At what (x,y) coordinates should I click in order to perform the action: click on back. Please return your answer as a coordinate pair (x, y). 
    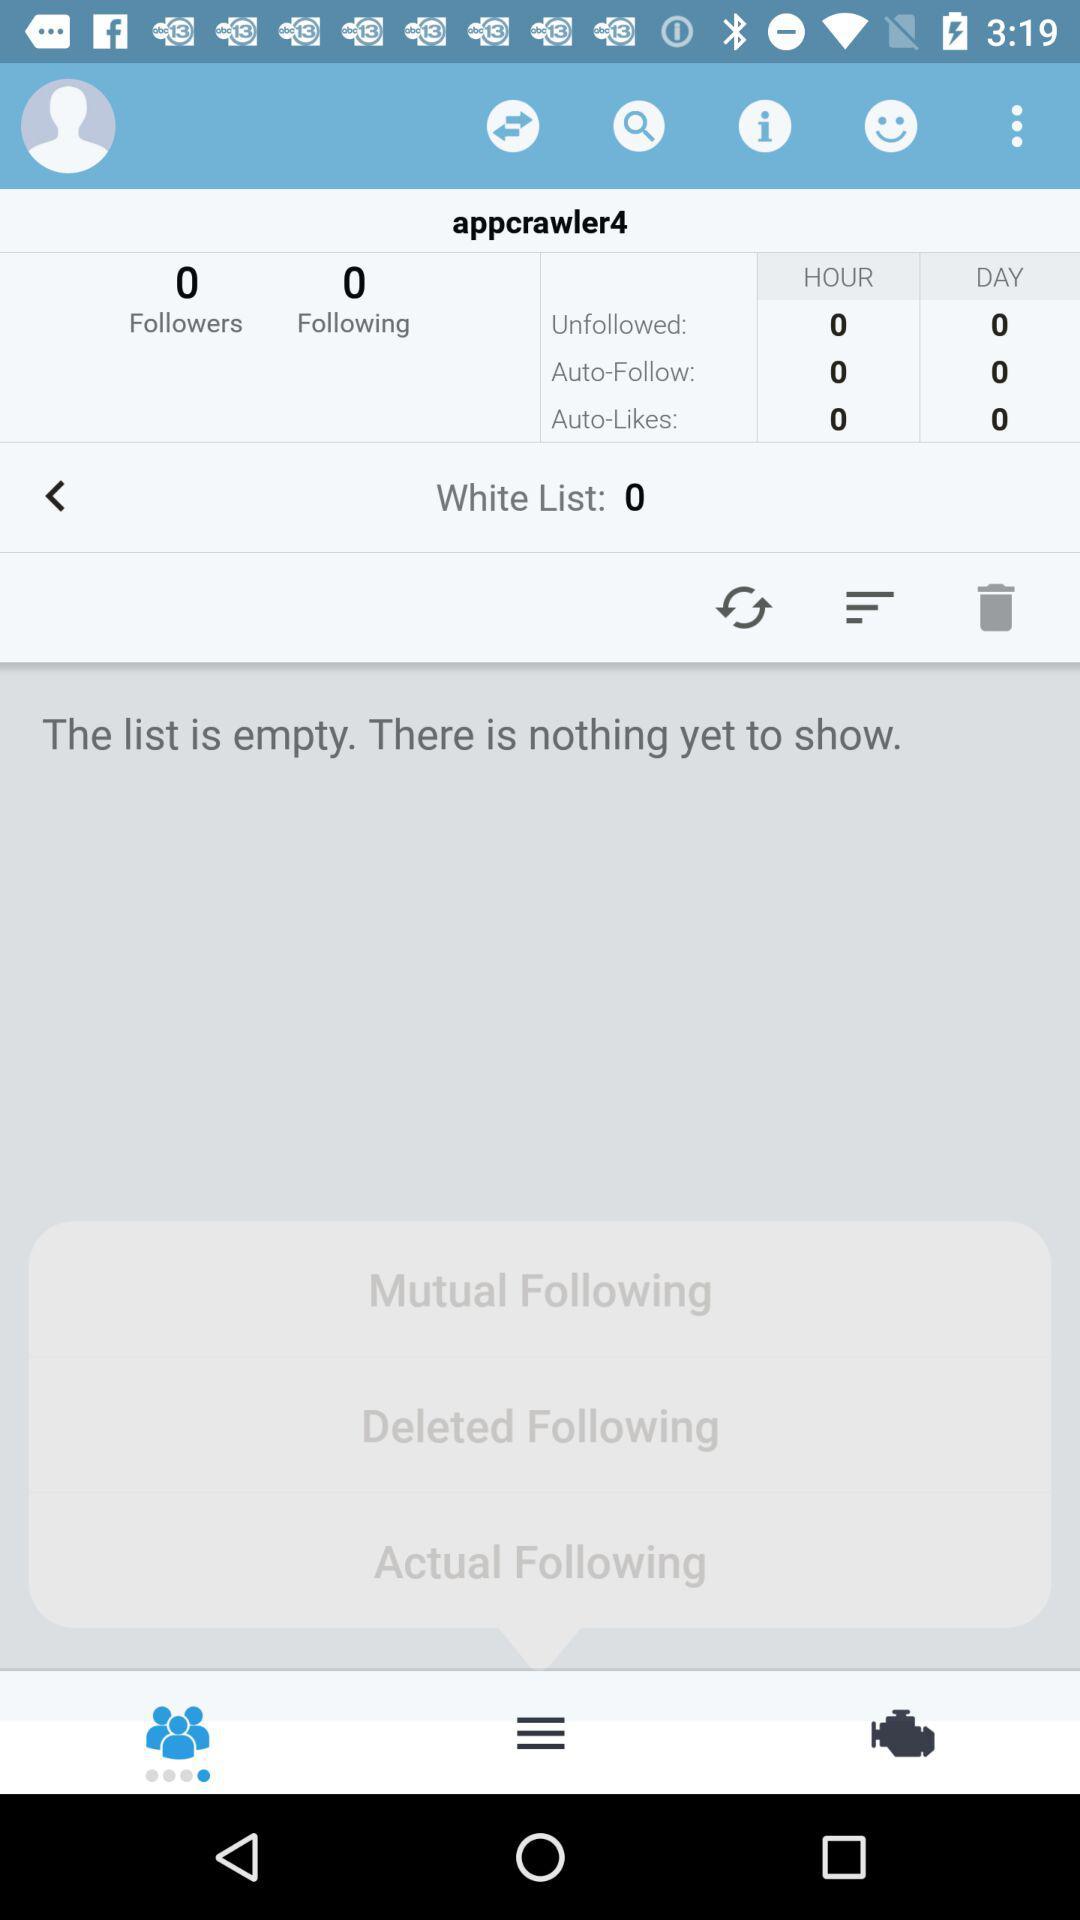
    Looking at the image, I should click on (512, 124).